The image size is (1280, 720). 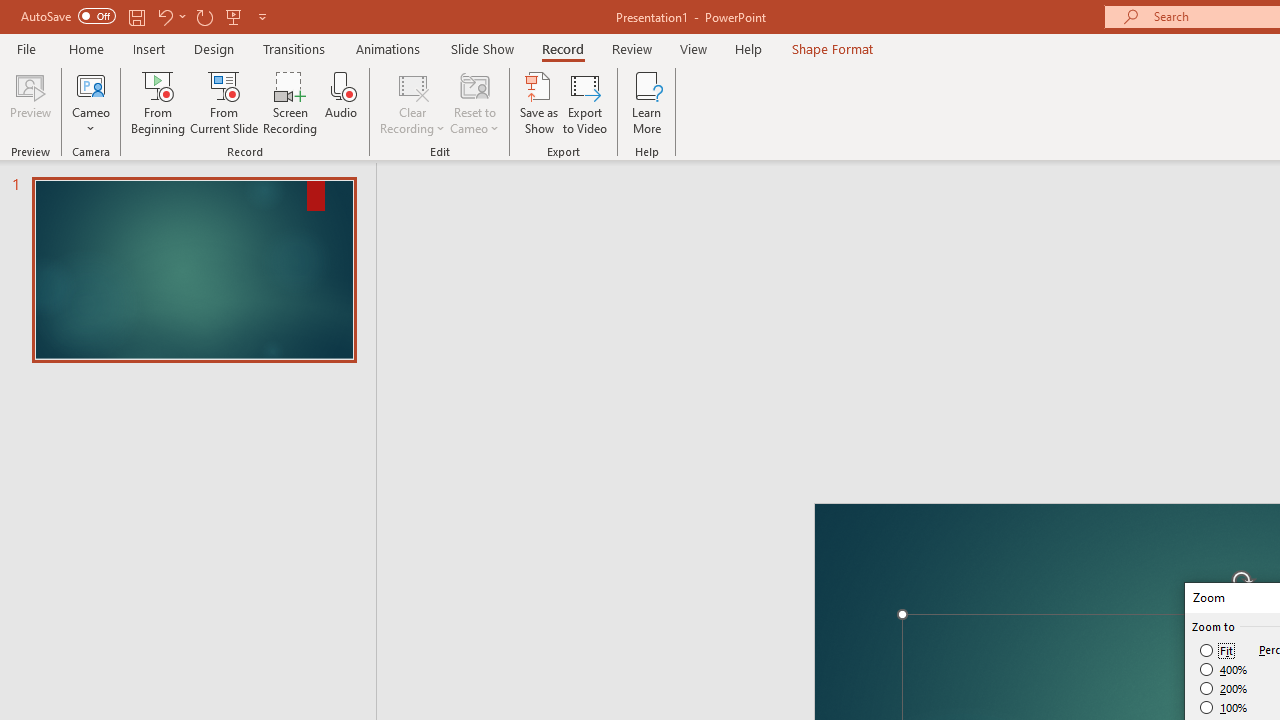 What do you see at coordinates (1216, 650) in the screenshot?
I see `'Fit'` at bounding box center [1216, 650].